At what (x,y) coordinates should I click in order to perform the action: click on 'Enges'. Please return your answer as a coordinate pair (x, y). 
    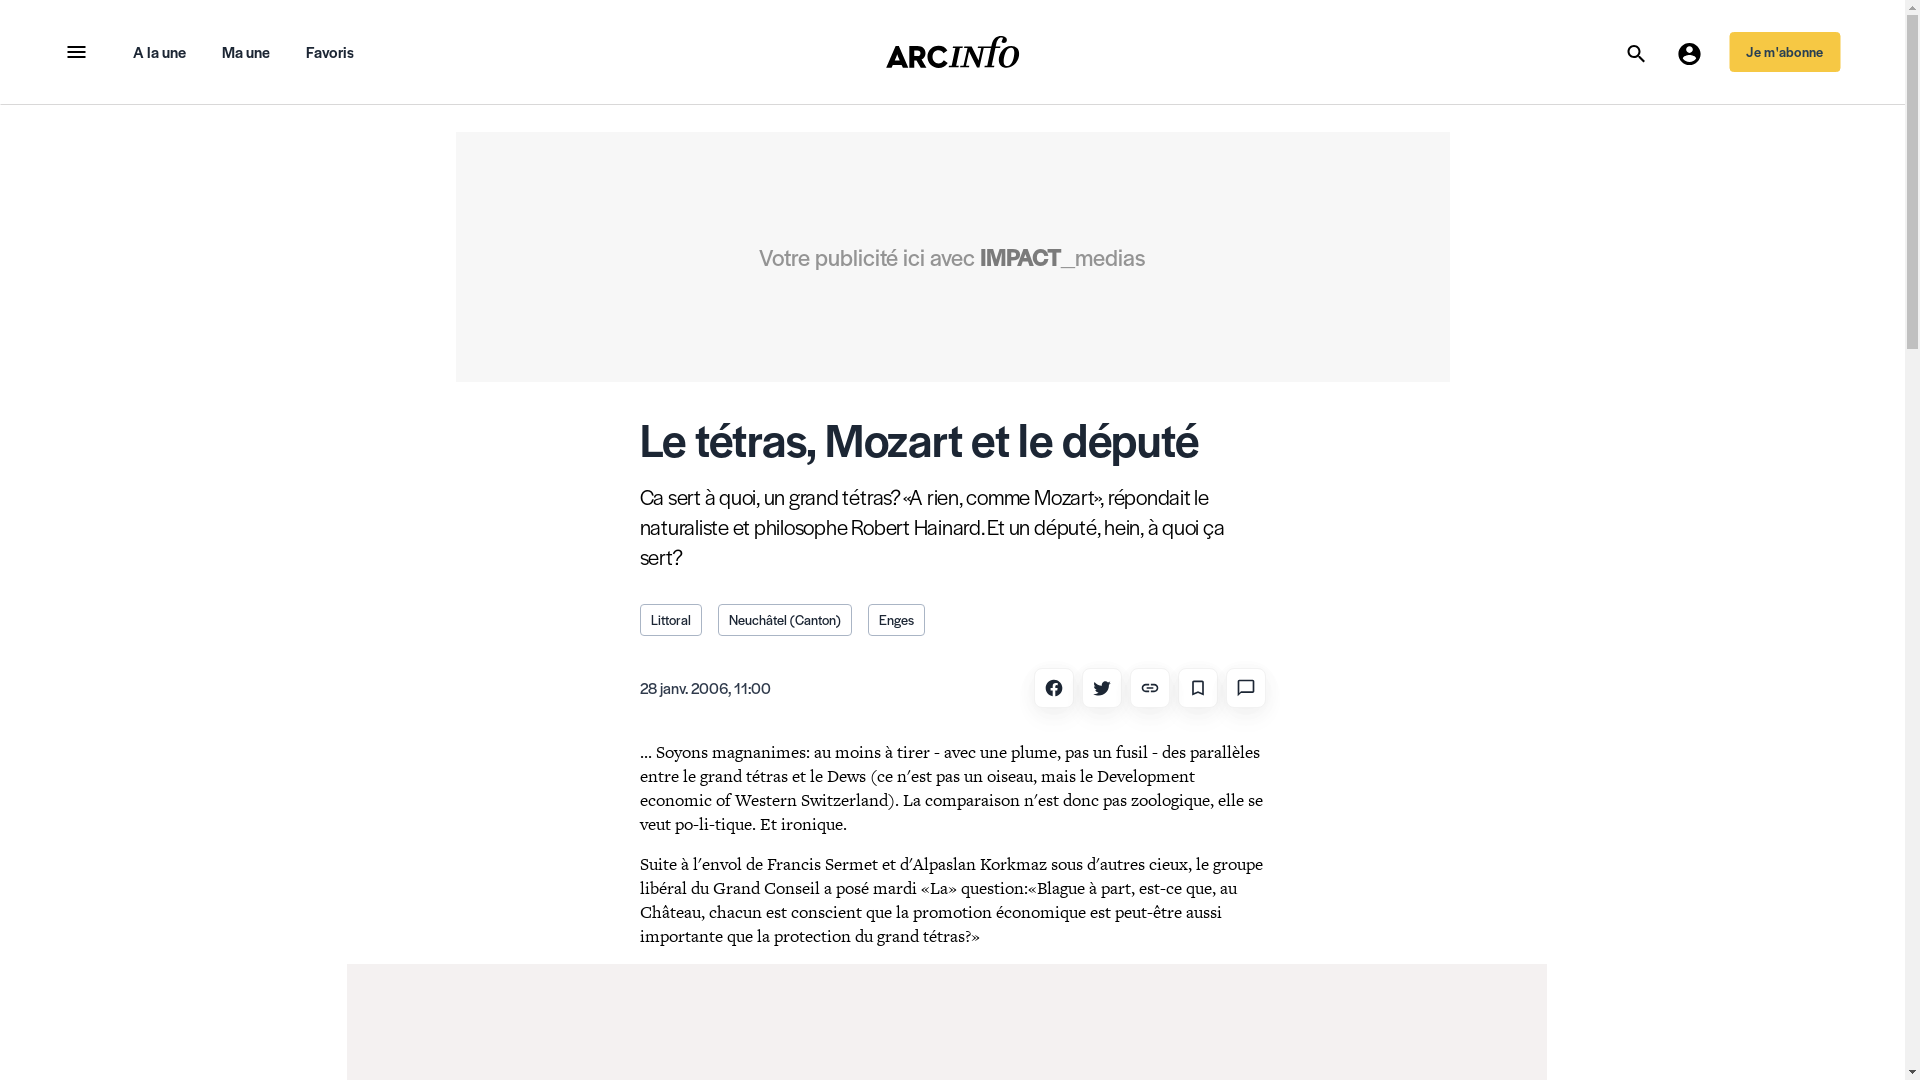
    Looking at the image, I should click on (868, 619).